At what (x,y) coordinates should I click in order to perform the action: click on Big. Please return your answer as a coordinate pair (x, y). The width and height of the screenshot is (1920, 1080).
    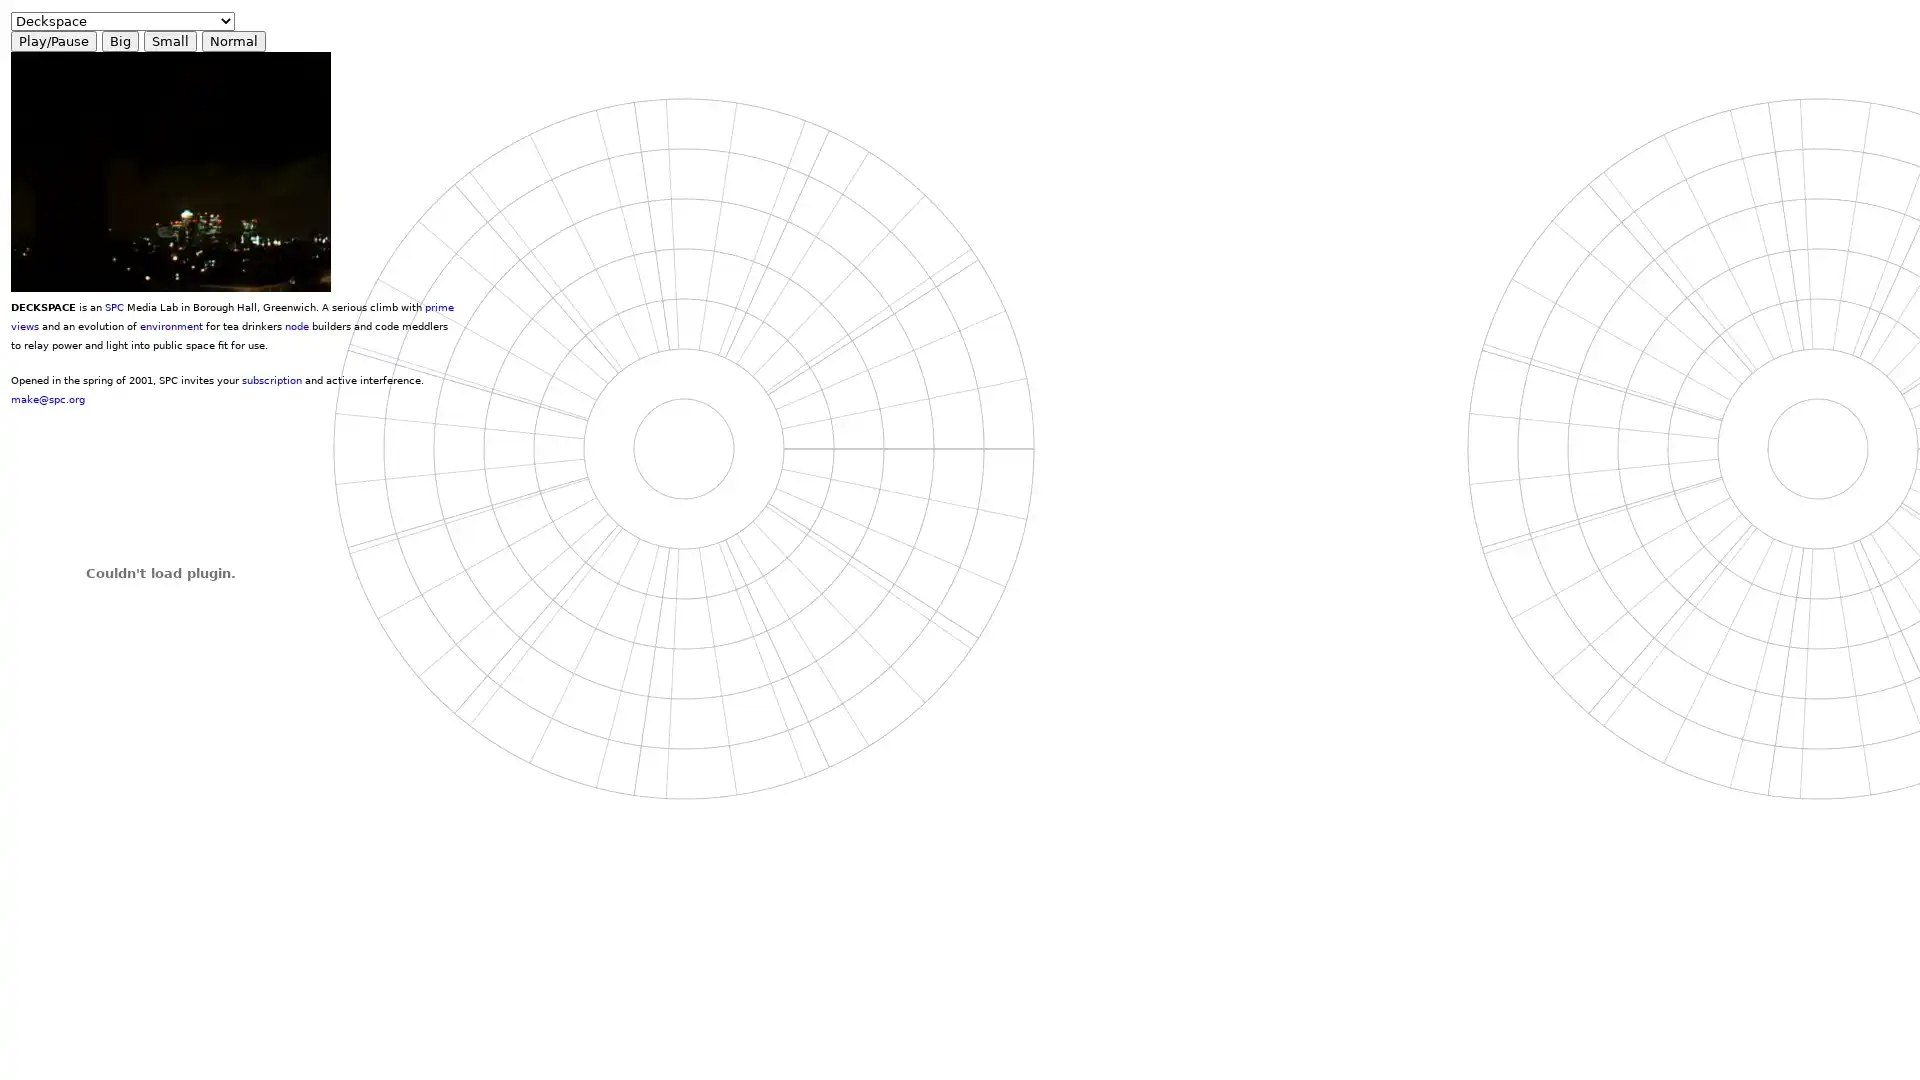
    Looking at the image, I should click on (119, 41).